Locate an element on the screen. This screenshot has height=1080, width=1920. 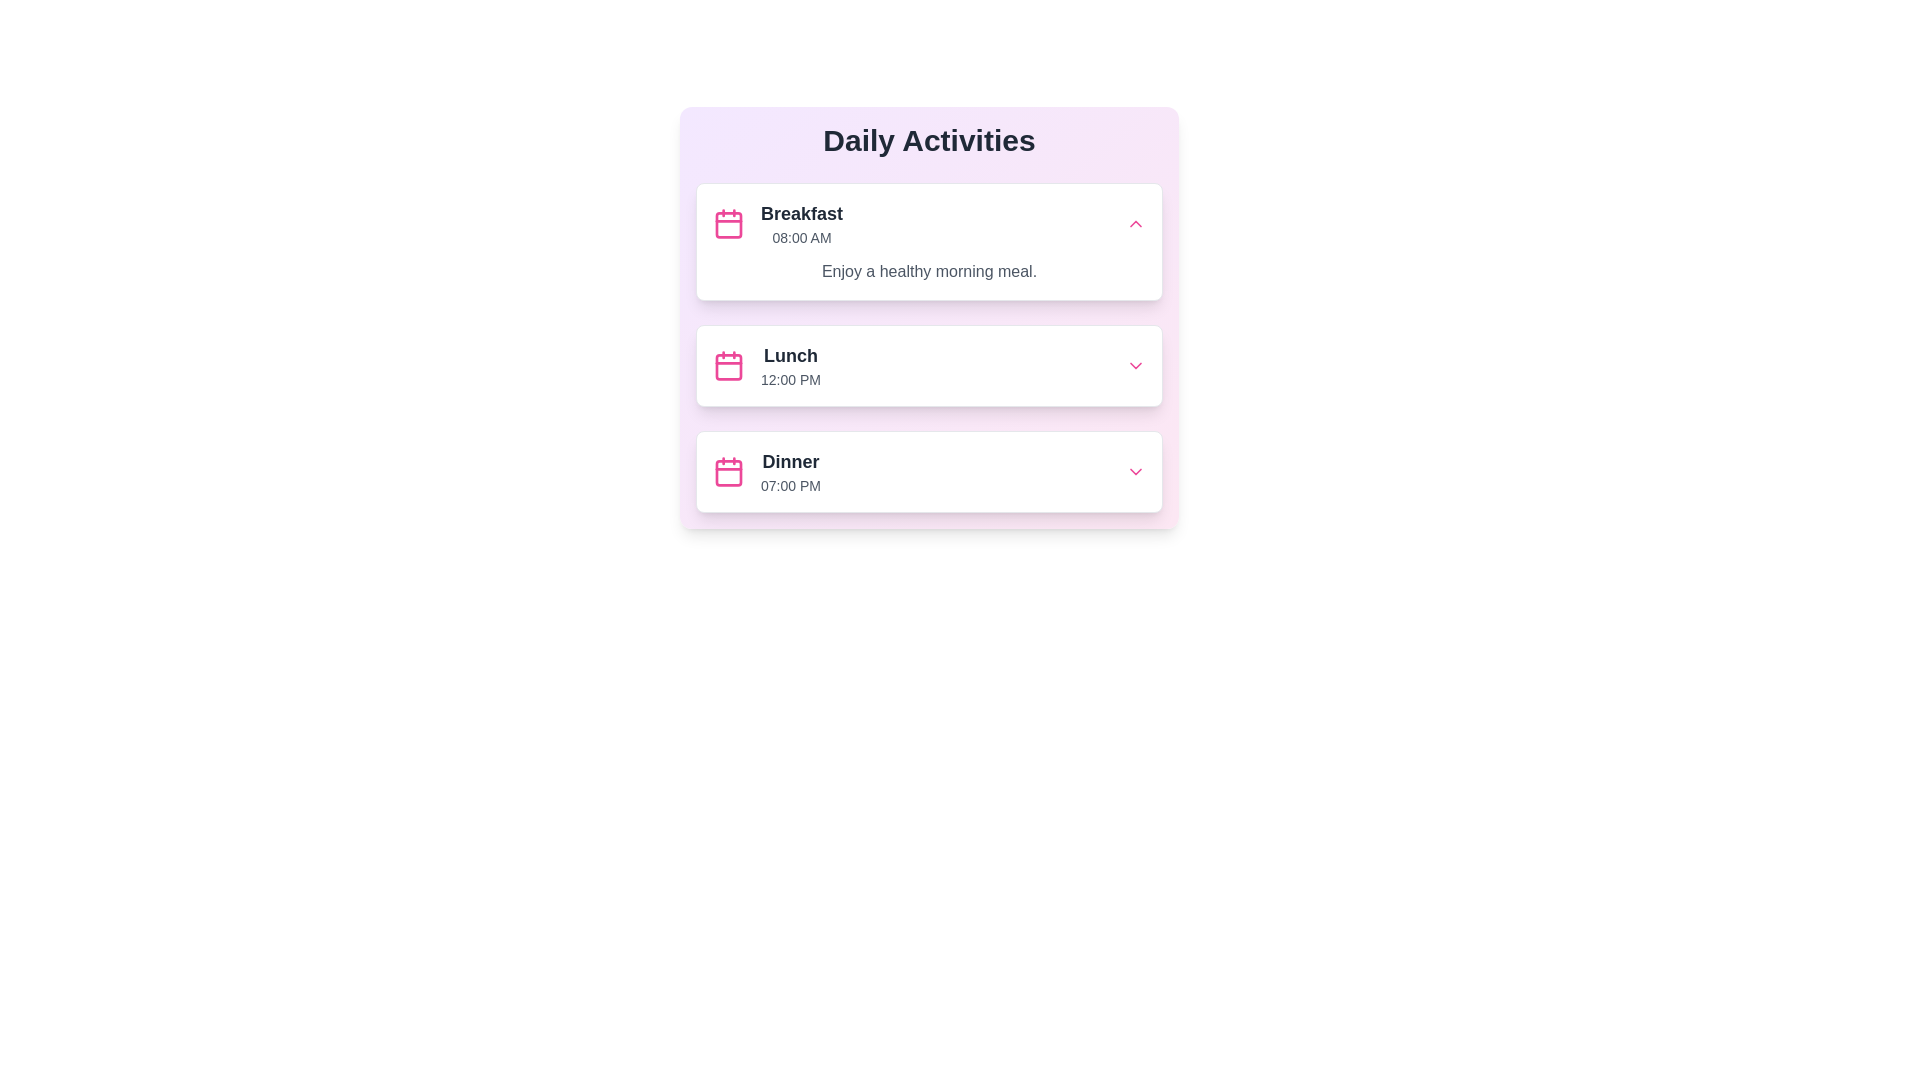
the toggle button located at the bottom-right corner of the 'Dinner' activity card is located at coordinates (1136, 471).